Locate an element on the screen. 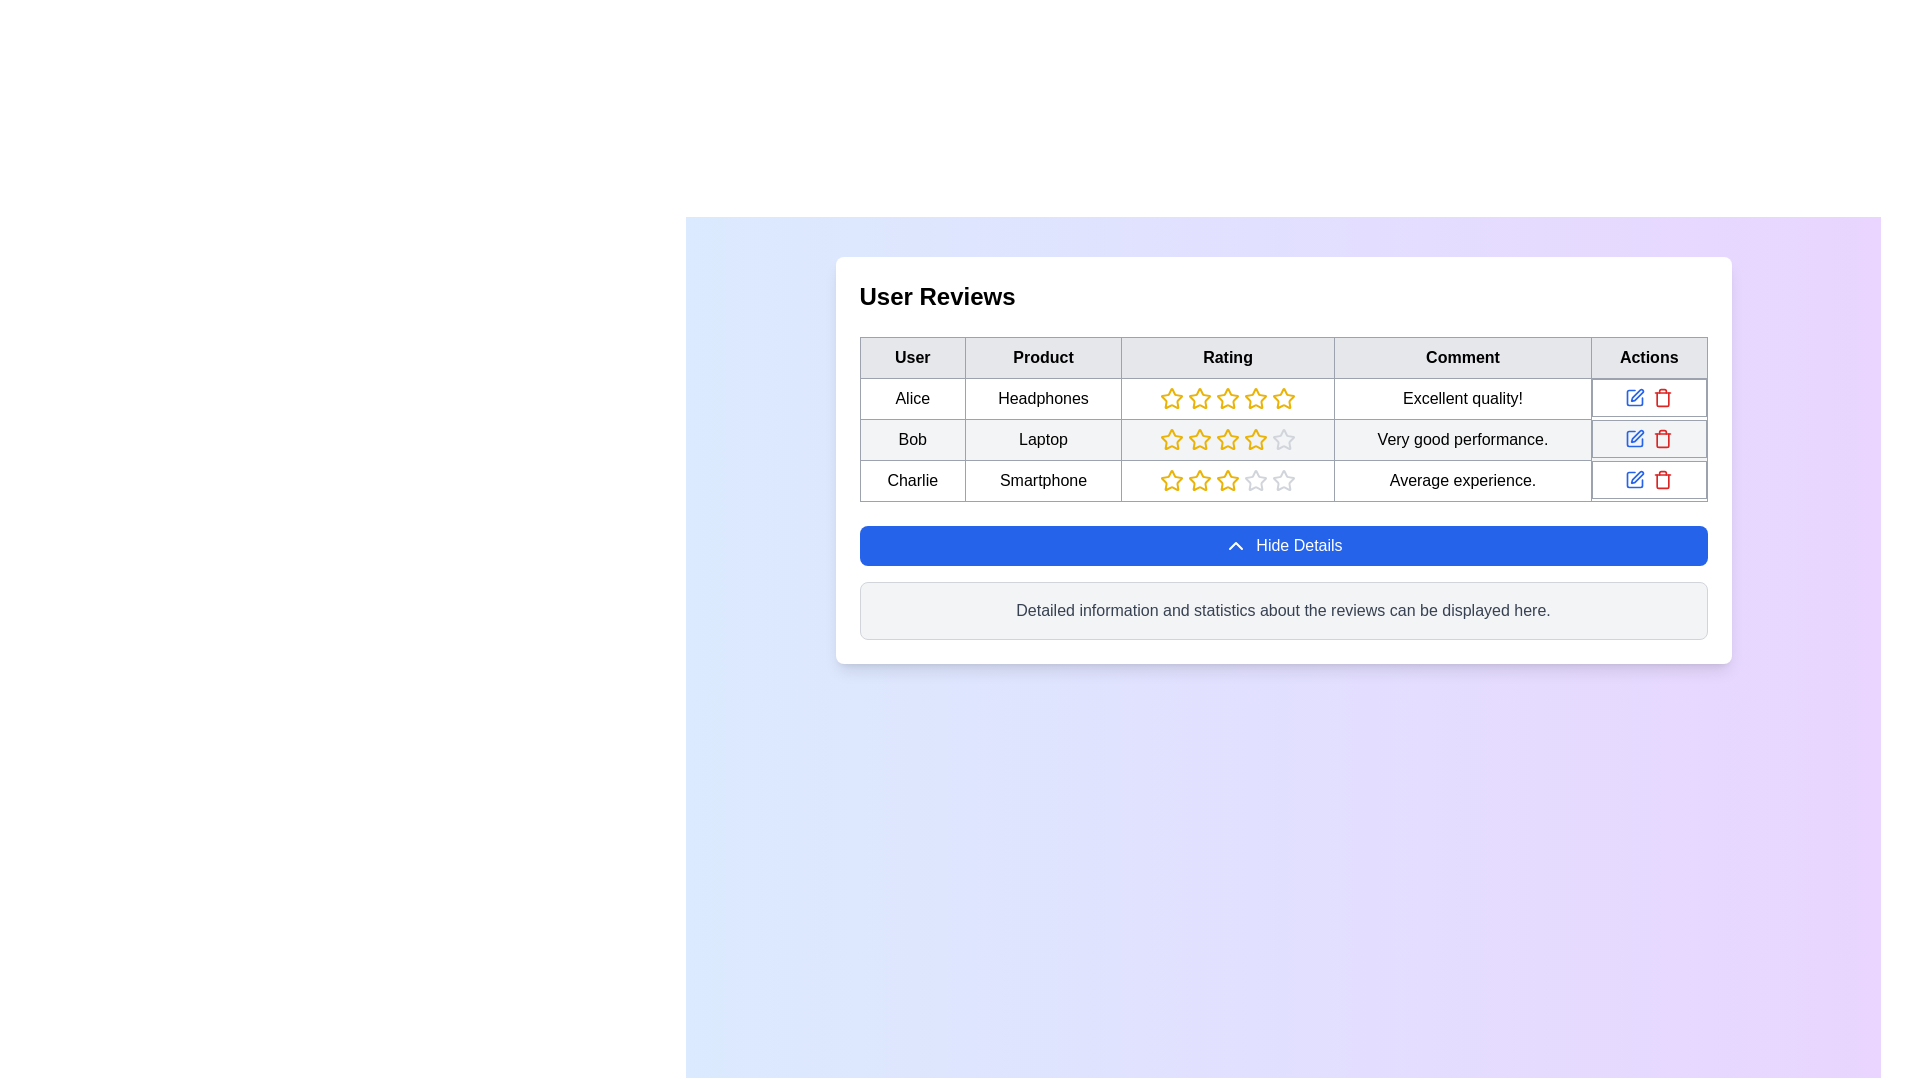  the table cell containing the text 'Smartphone', located in the third row and second column of the table is located at coordinates (1042, 481).